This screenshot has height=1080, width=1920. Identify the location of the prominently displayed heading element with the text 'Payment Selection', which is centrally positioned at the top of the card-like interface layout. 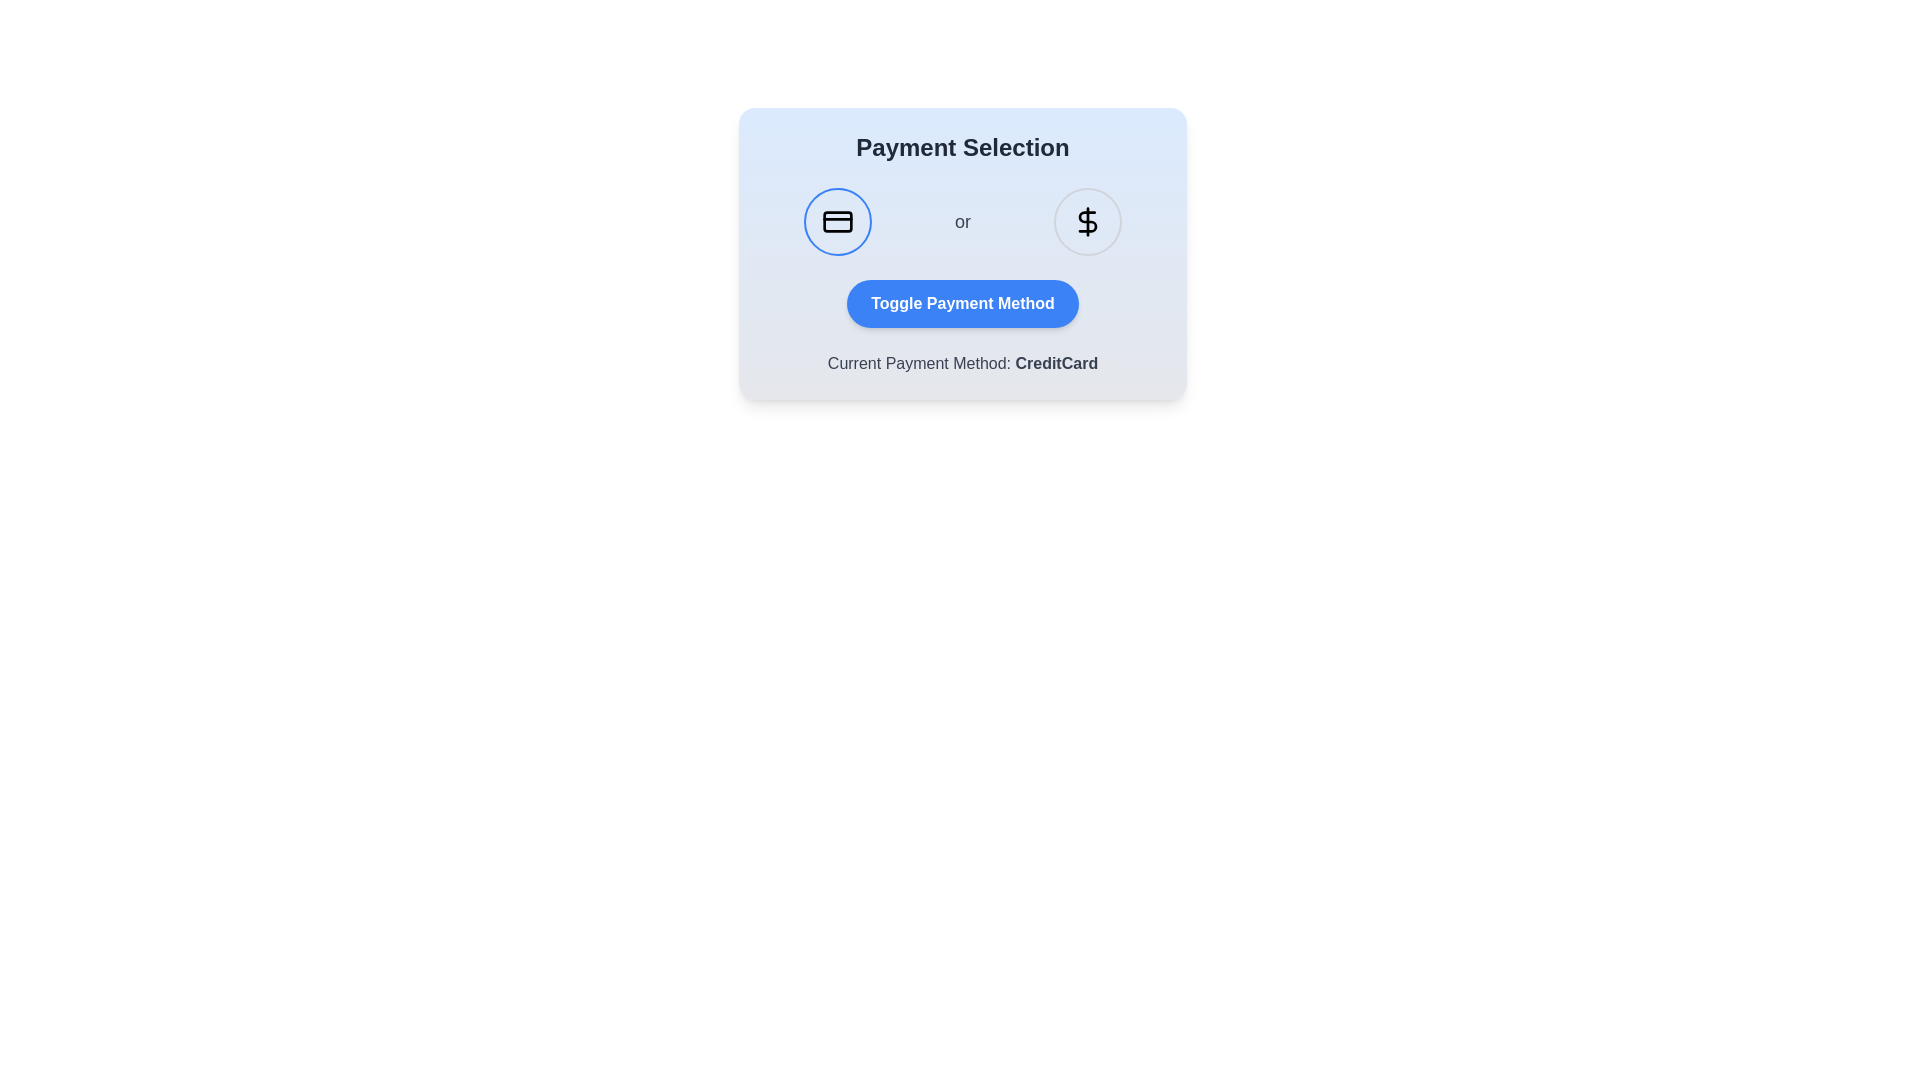
(963, 146).